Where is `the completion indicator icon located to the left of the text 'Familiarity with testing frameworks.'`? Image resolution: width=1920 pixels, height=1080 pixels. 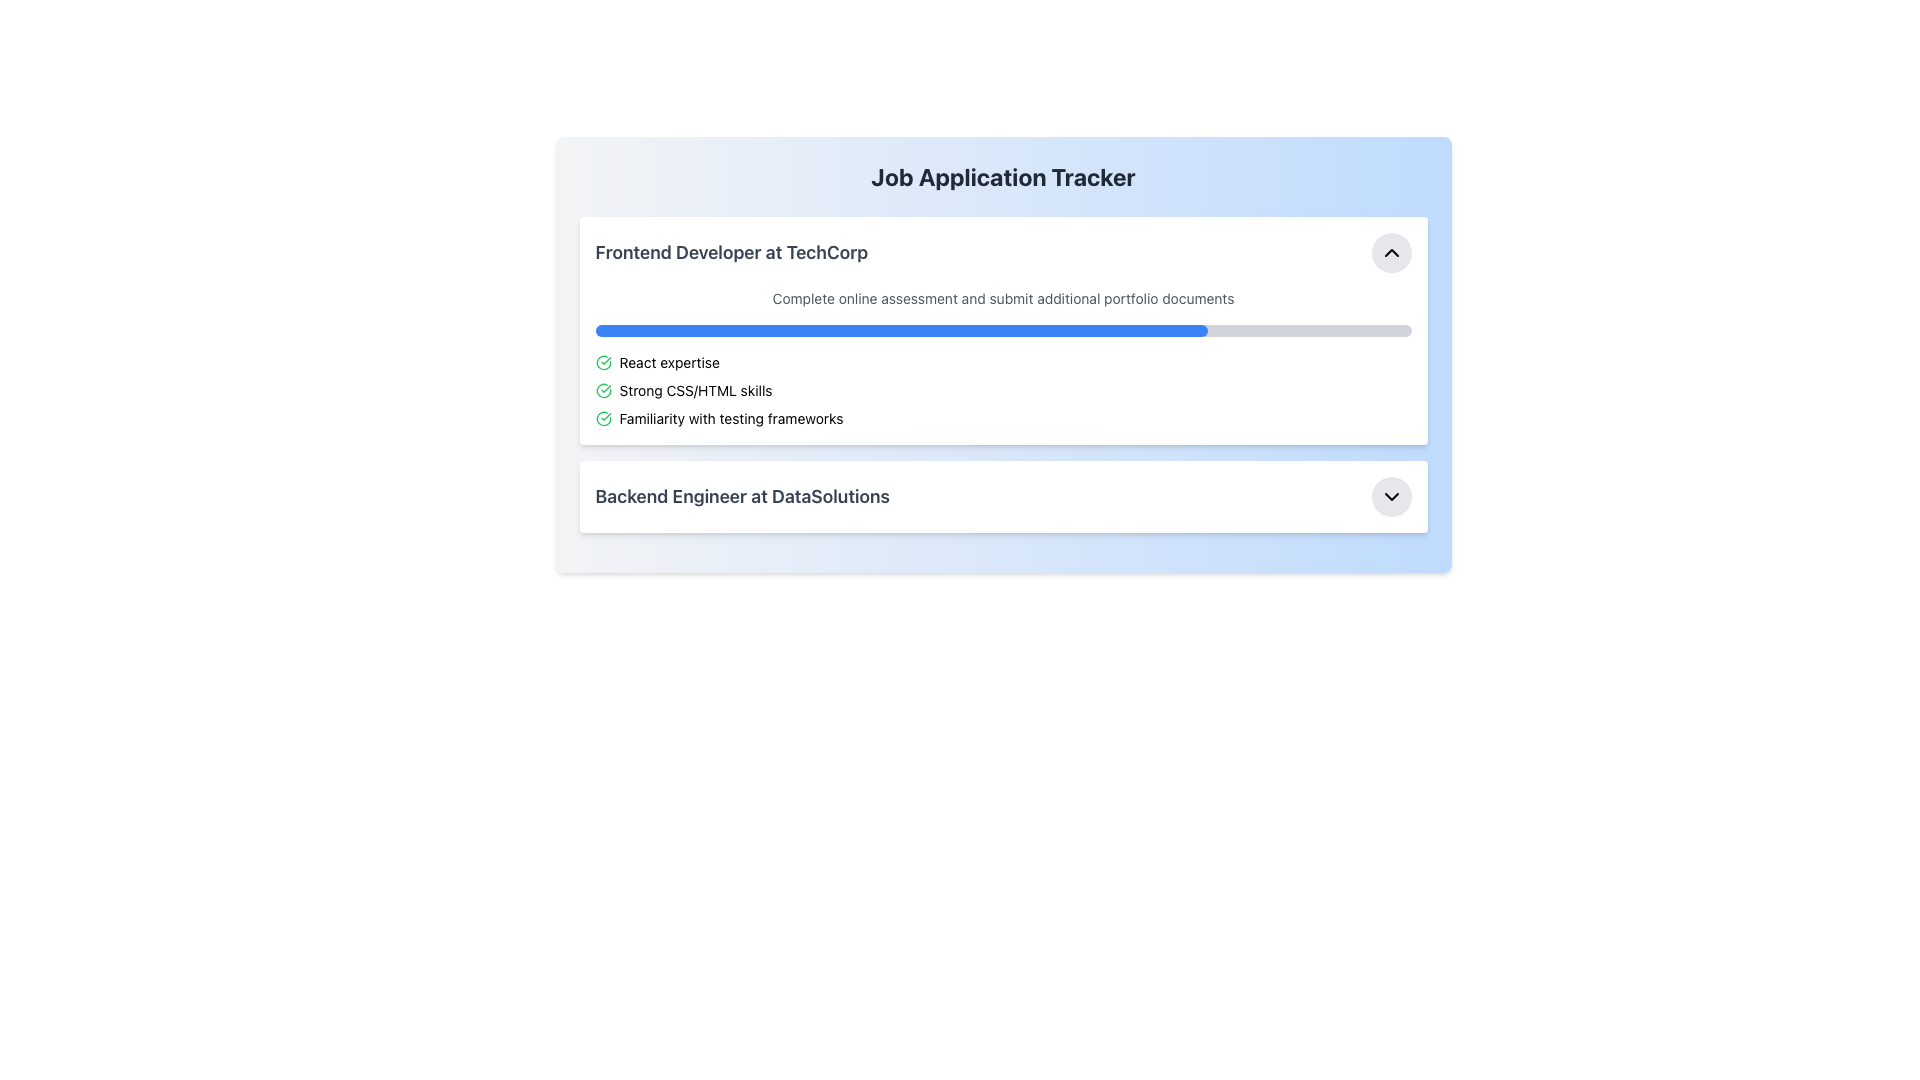
the completion indicator icon located to the left of the text 'Familiarity with testing frameworks.' is located at coordinates (602, 418).